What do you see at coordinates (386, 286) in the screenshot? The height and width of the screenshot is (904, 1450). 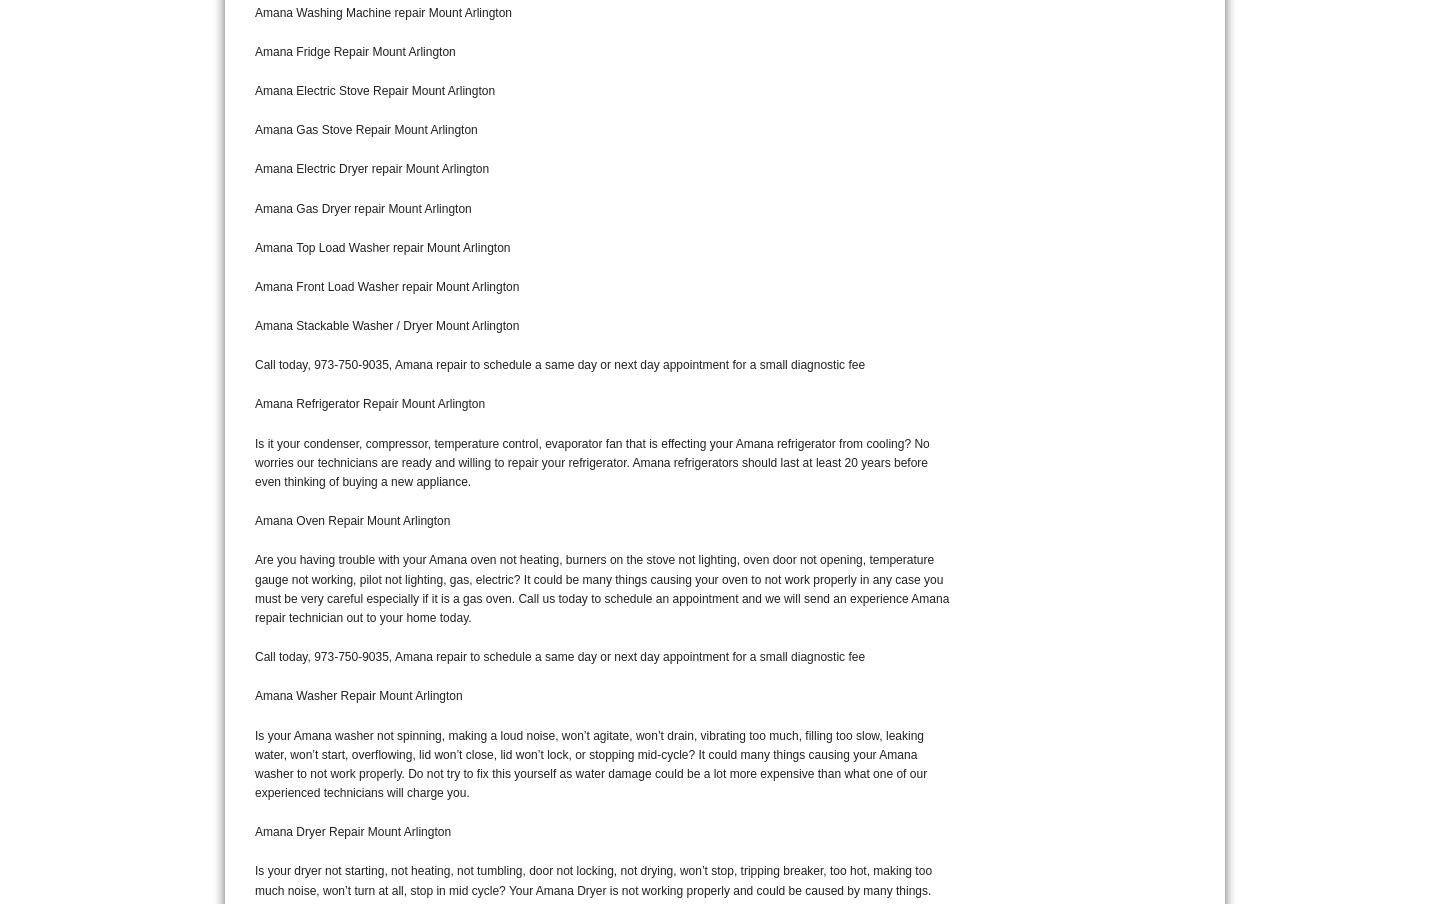 I see `'Amana Front Load Washer repair Mount Arlington'` at bounding box center [386, 286].